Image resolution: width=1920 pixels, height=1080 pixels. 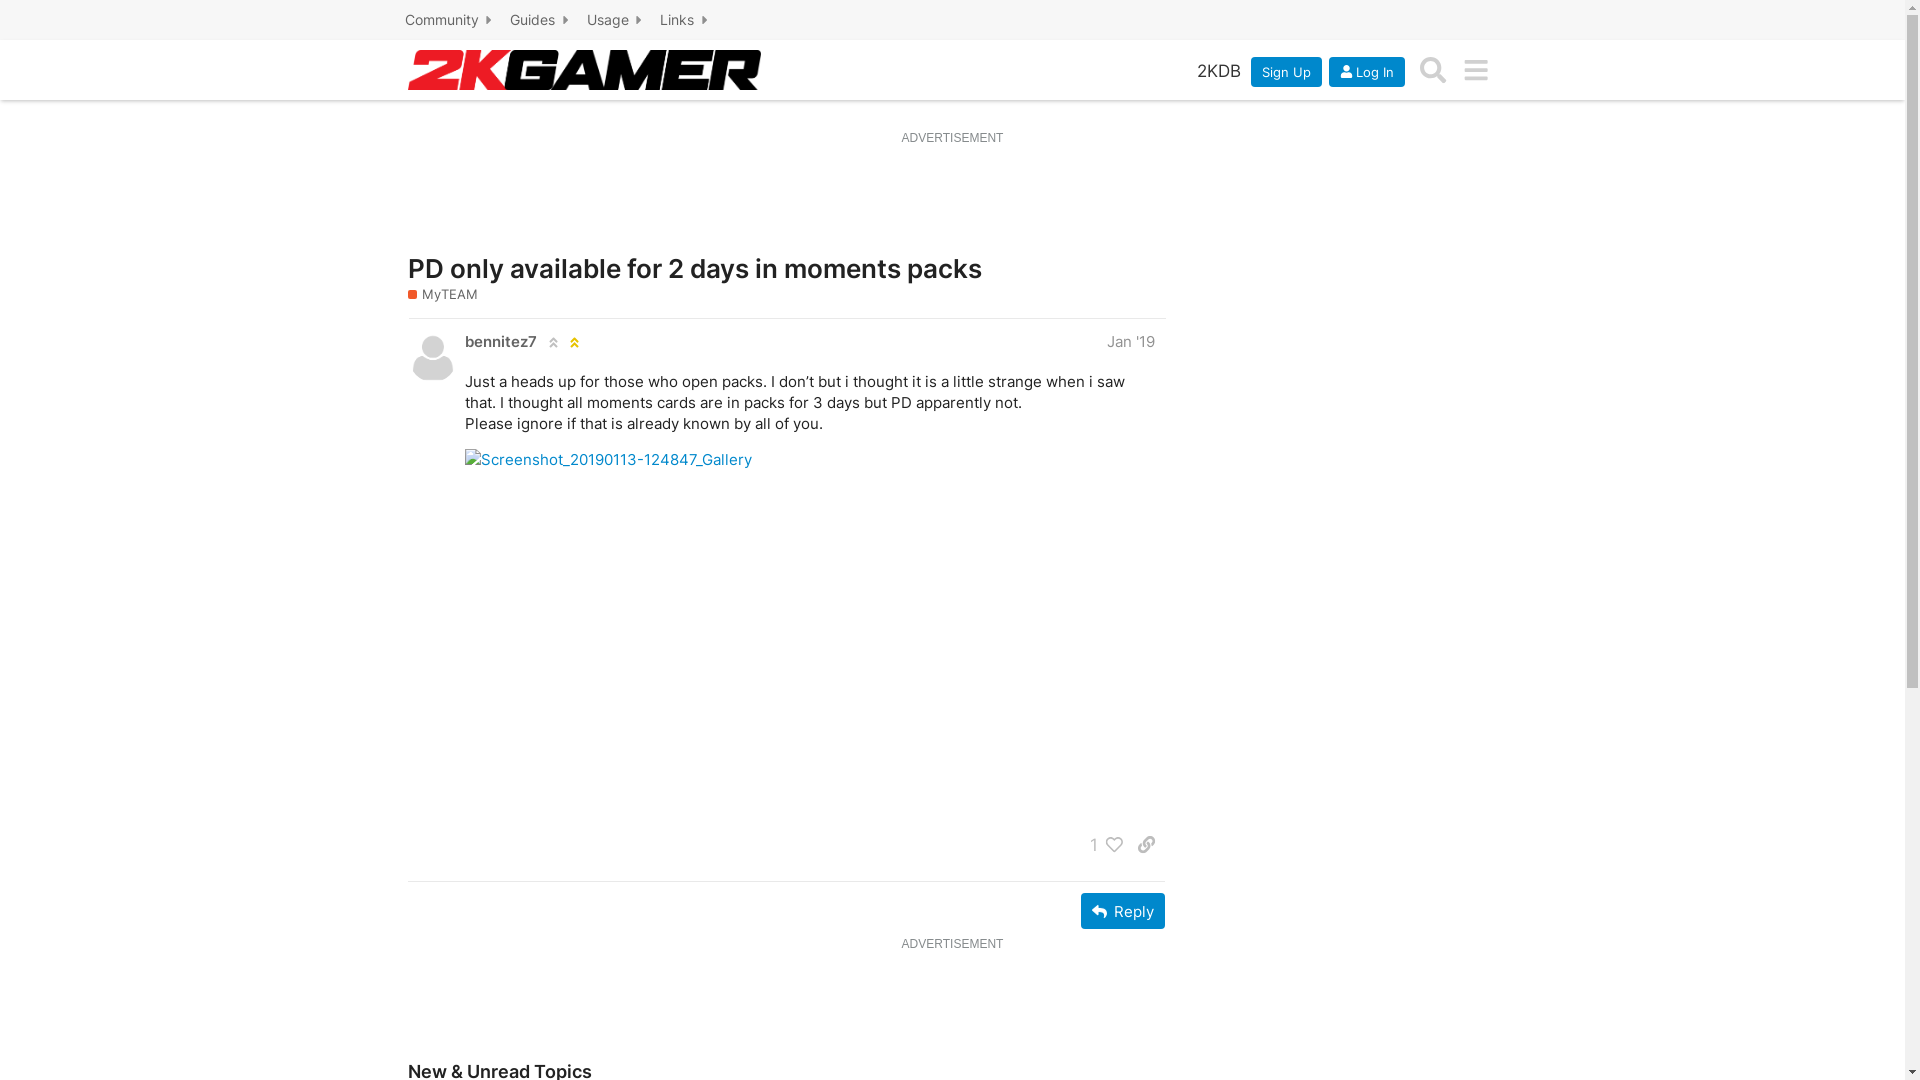 What do you see at coordinates (1129, 340) in the screenshot?
I see `'Jan '19'` at bounding box center [1129, 340].